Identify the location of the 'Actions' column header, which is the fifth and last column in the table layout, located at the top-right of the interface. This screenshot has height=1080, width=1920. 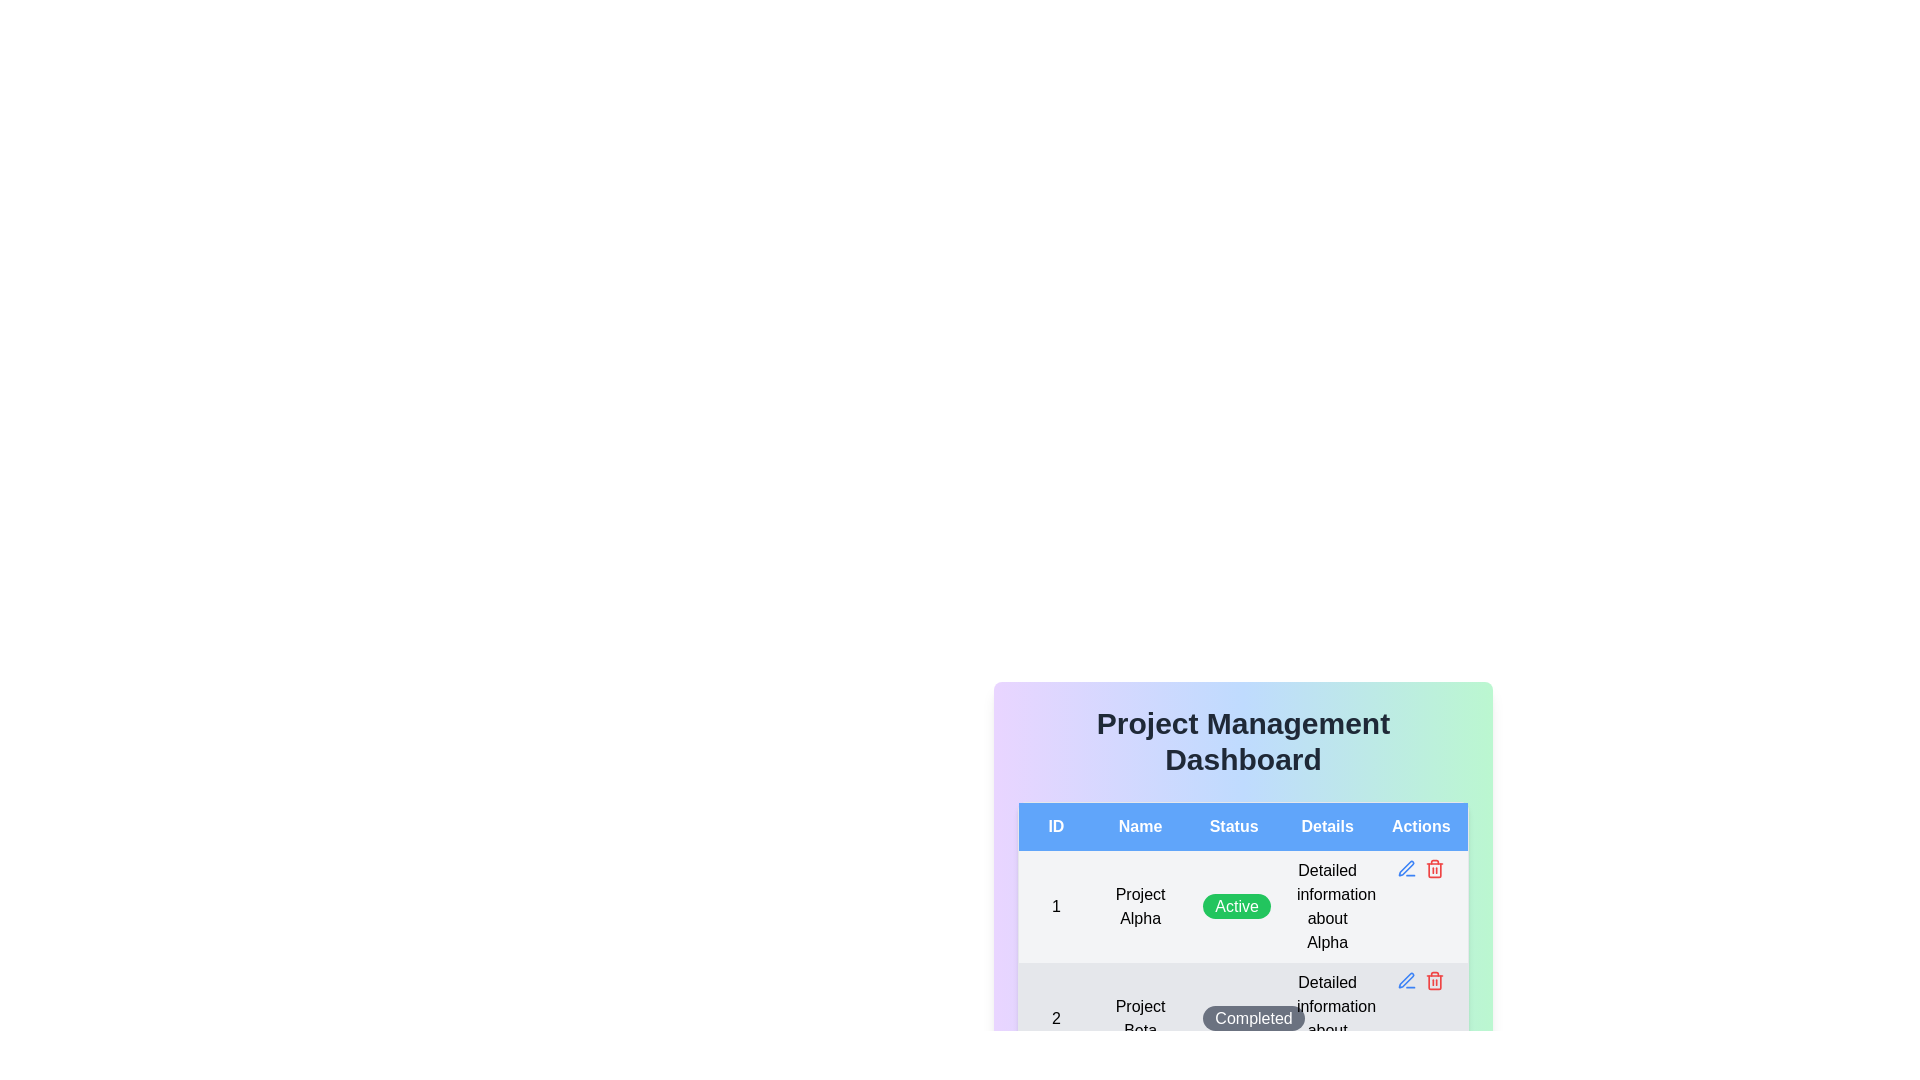
(1420, 826).